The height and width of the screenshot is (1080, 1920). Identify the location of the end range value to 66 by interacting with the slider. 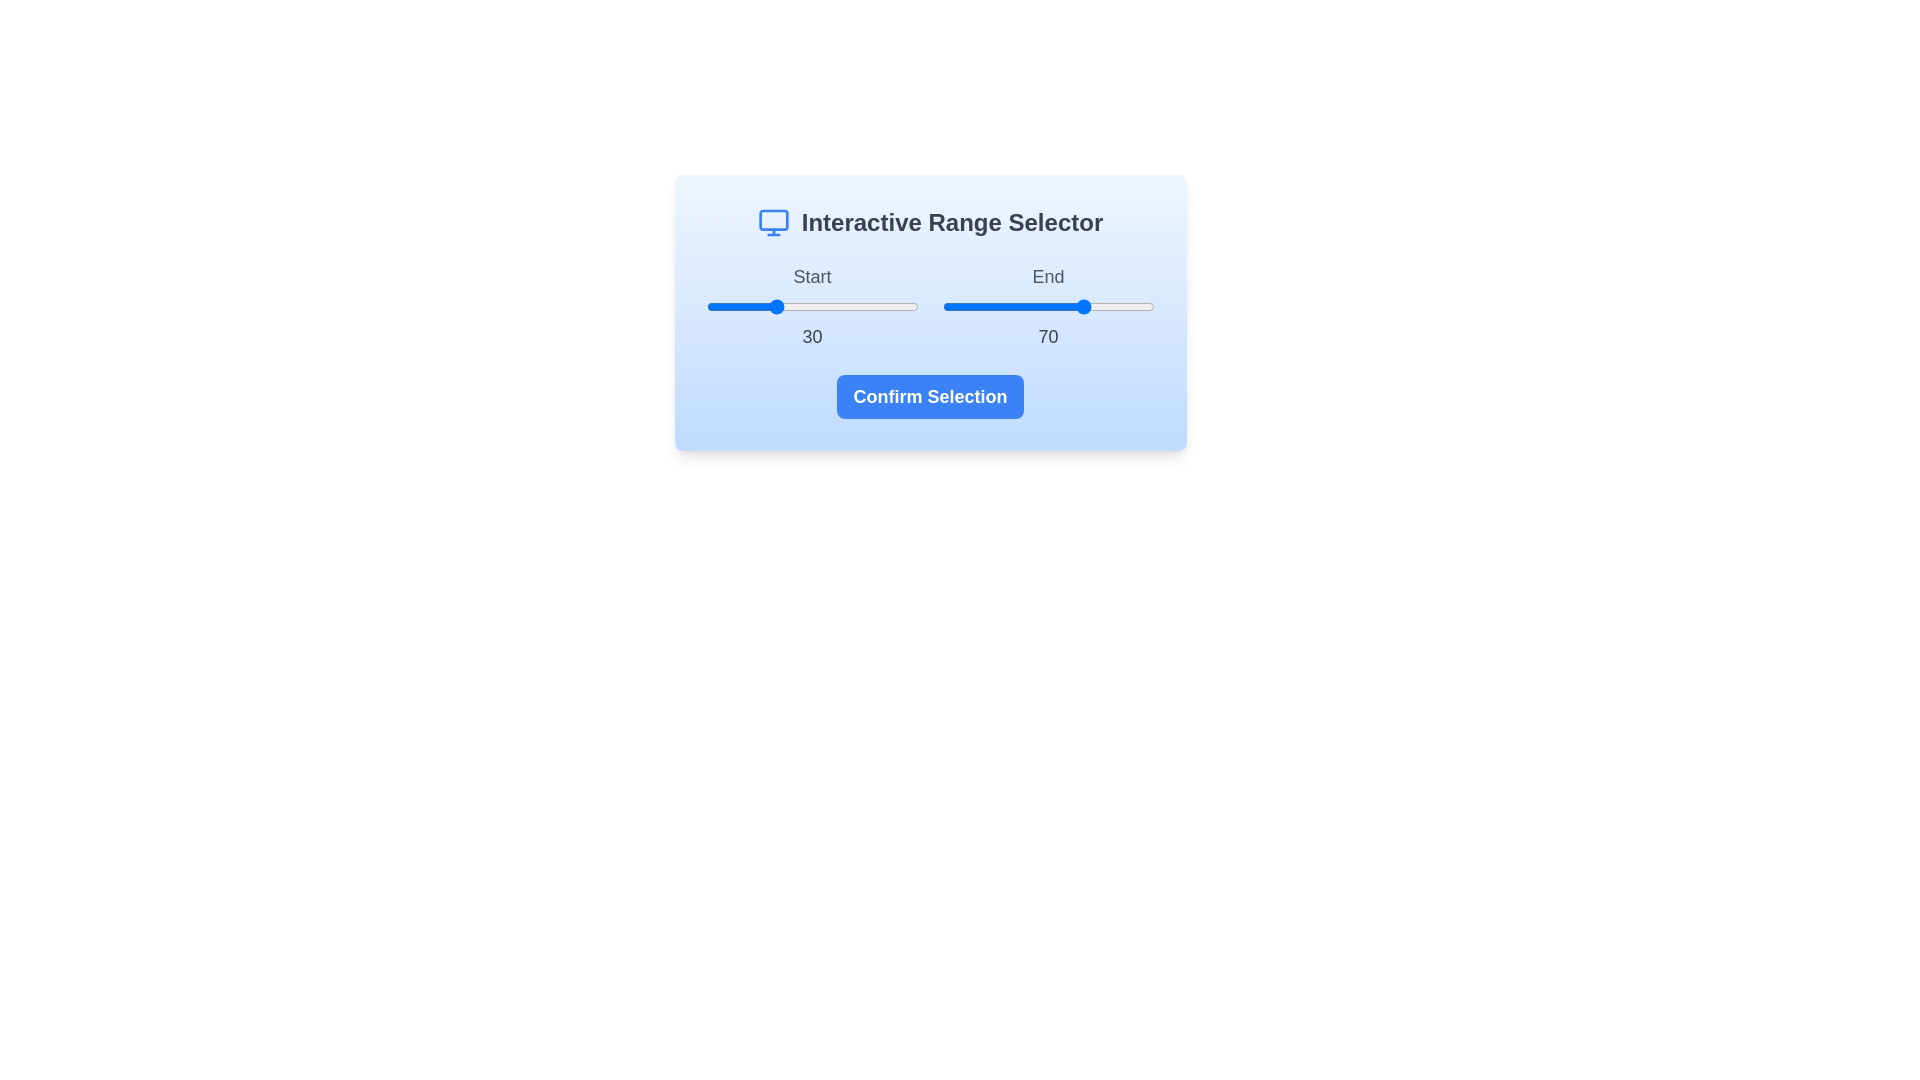
(1081, 307).